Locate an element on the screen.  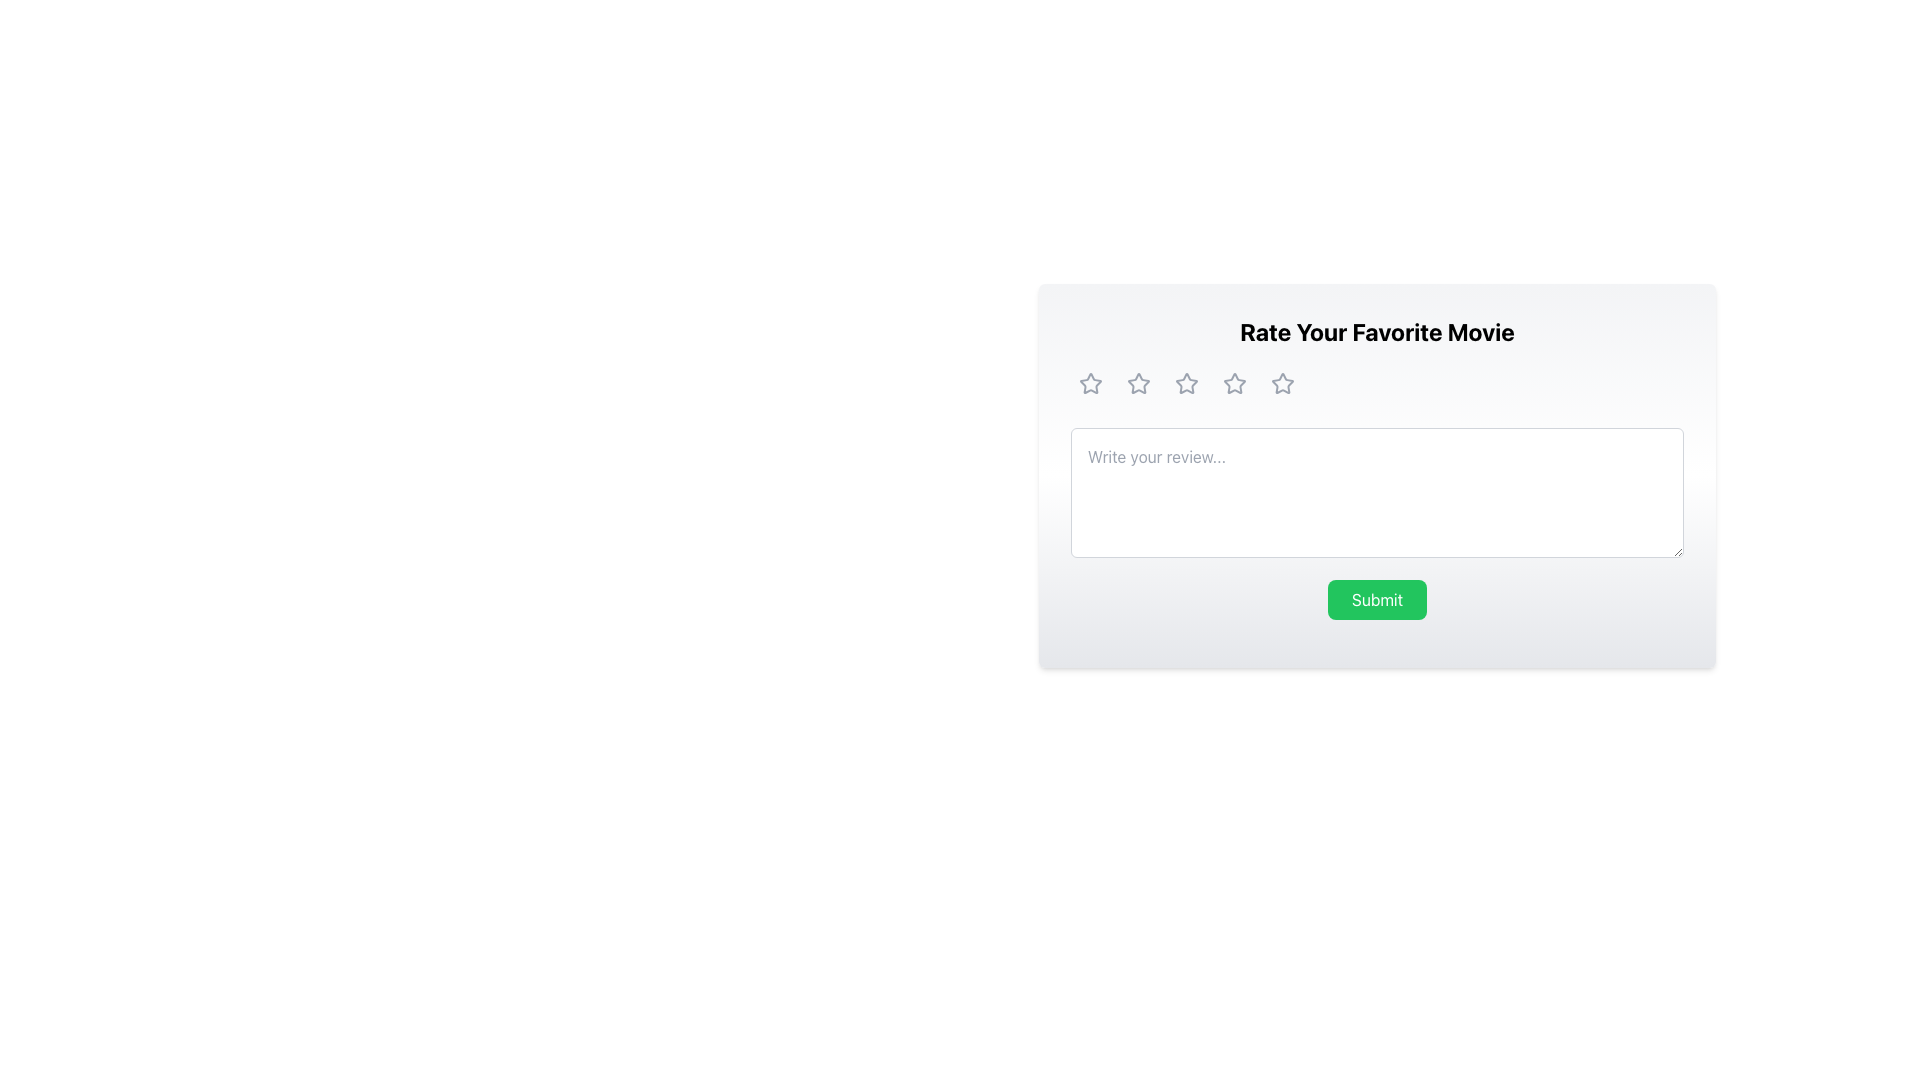
the second star in the star-based rating system is located at coordinates (1186, 384).